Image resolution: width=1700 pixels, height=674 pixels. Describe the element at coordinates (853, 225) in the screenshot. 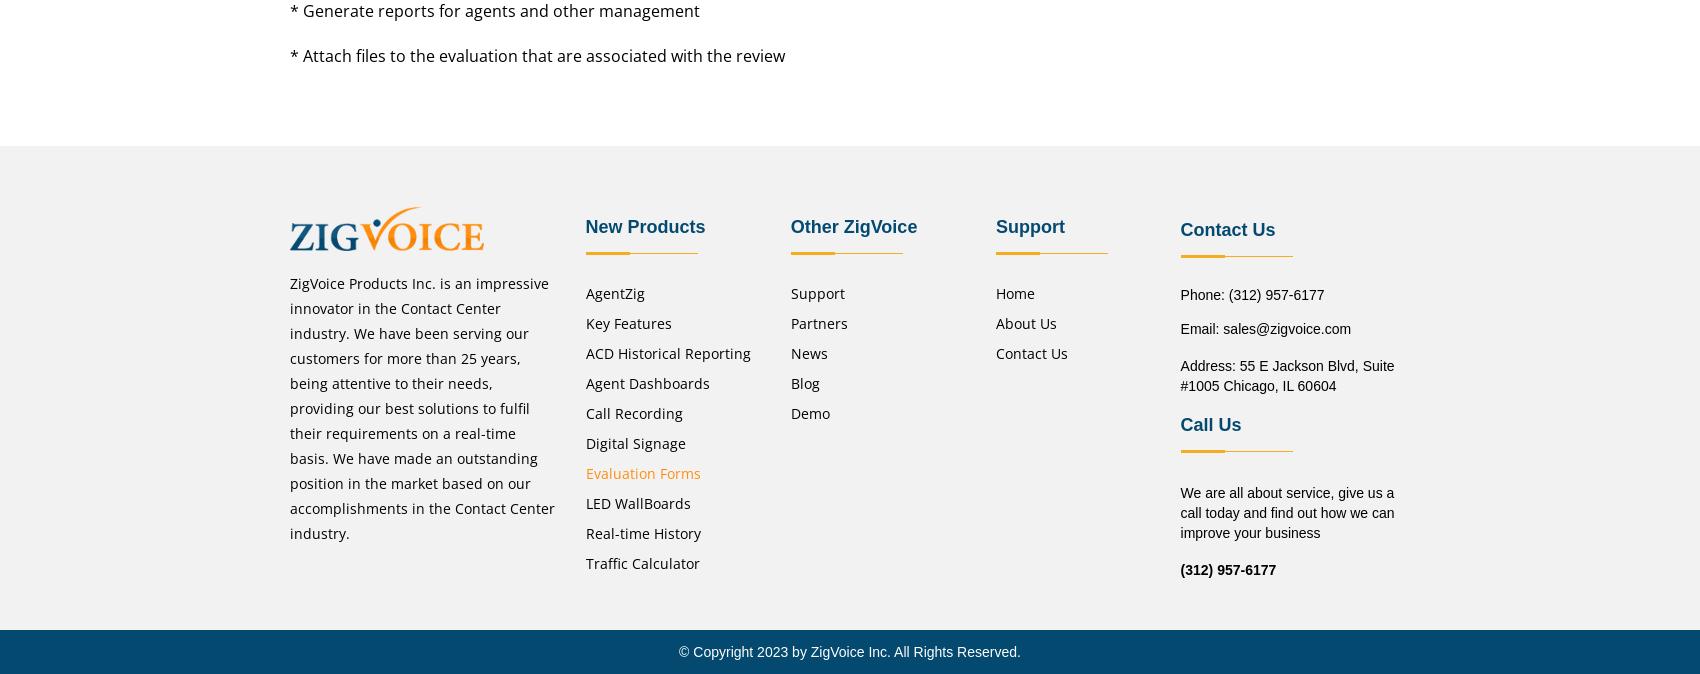

I see `'Other ZigVoice'` at that location.